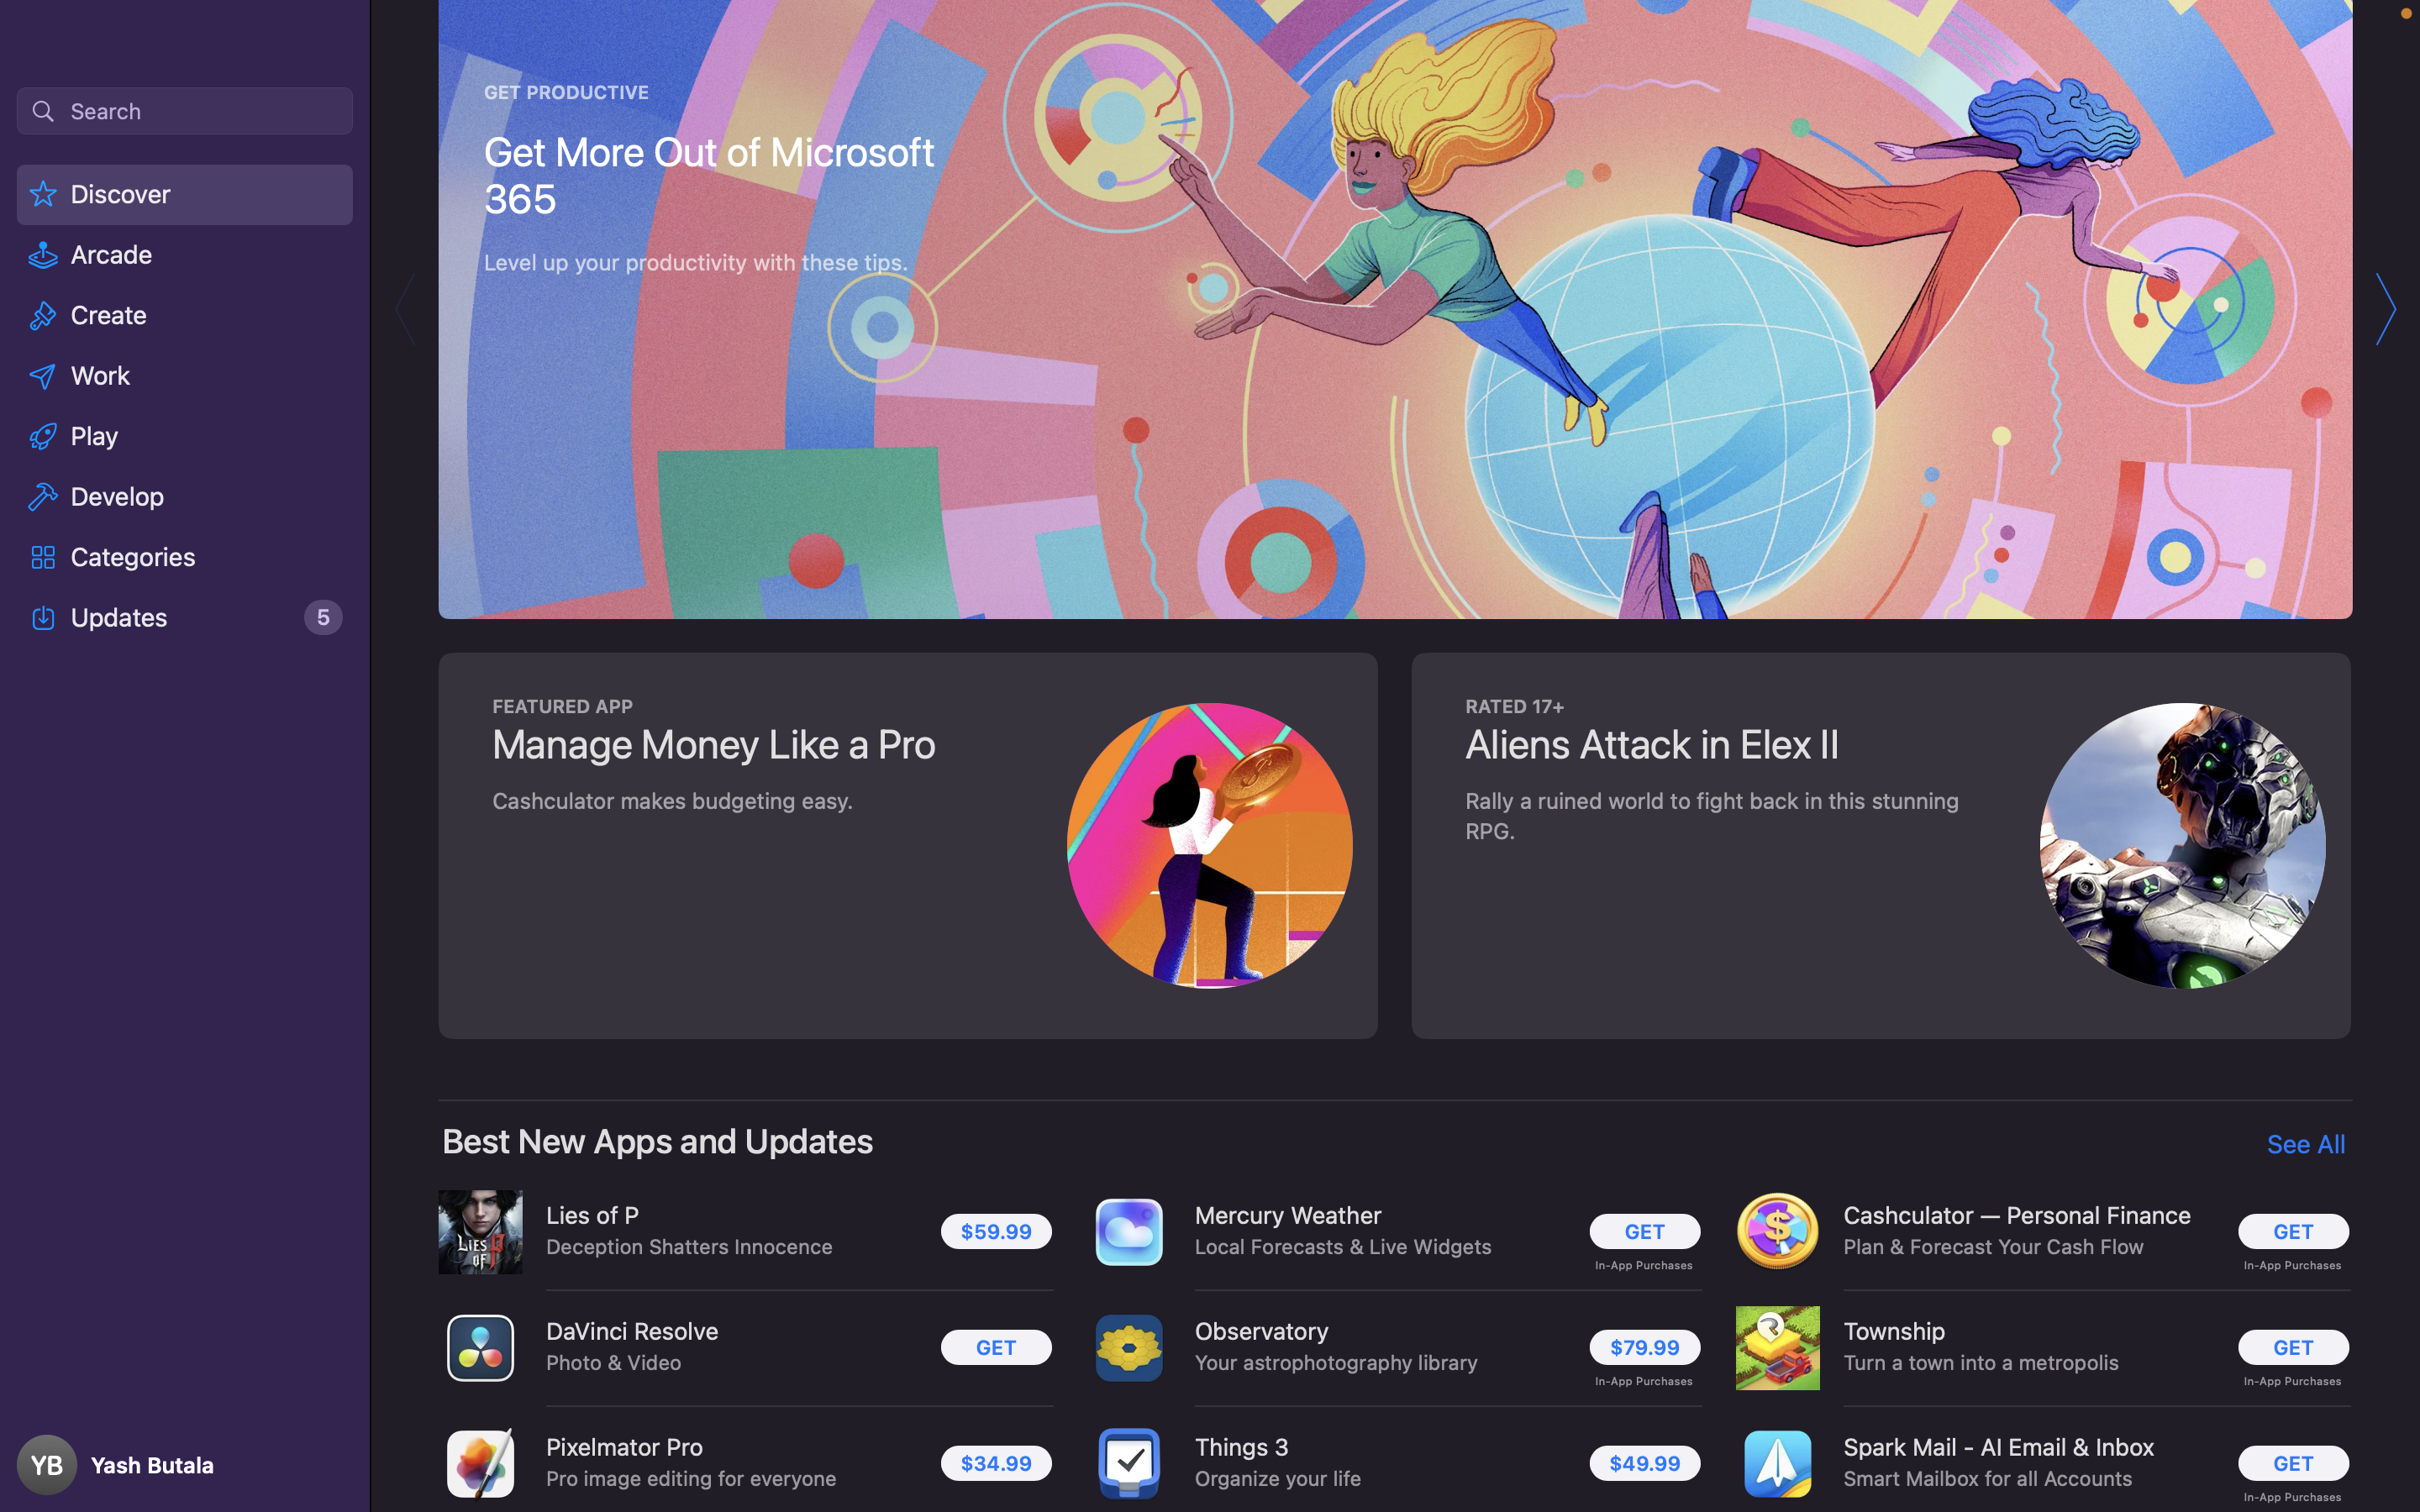  I want to click on "Work", so click(185, 373).